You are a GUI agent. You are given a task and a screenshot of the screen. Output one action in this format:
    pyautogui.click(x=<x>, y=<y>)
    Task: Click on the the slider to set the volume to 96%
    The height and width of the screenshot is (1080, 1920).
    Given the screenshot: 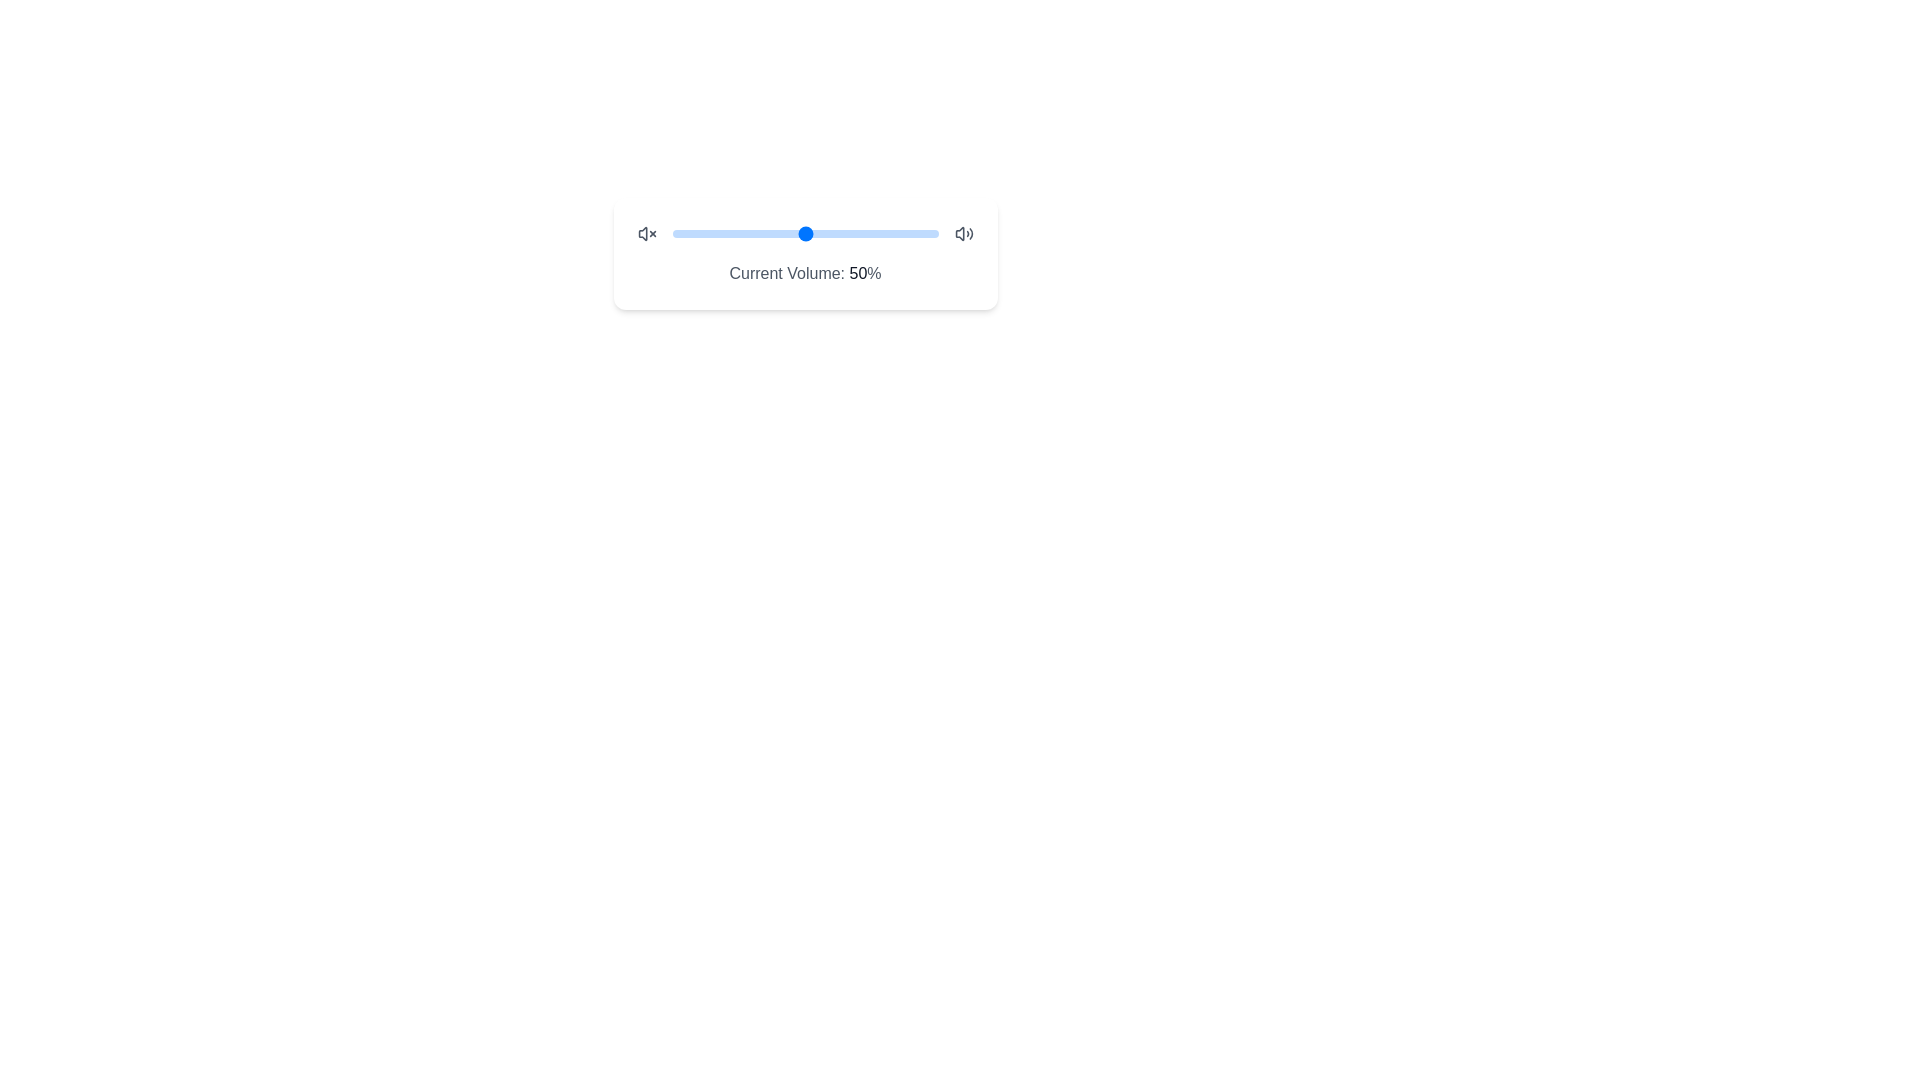 What is the action you would take?
    pyautogui.click(x=926, y=233)
    